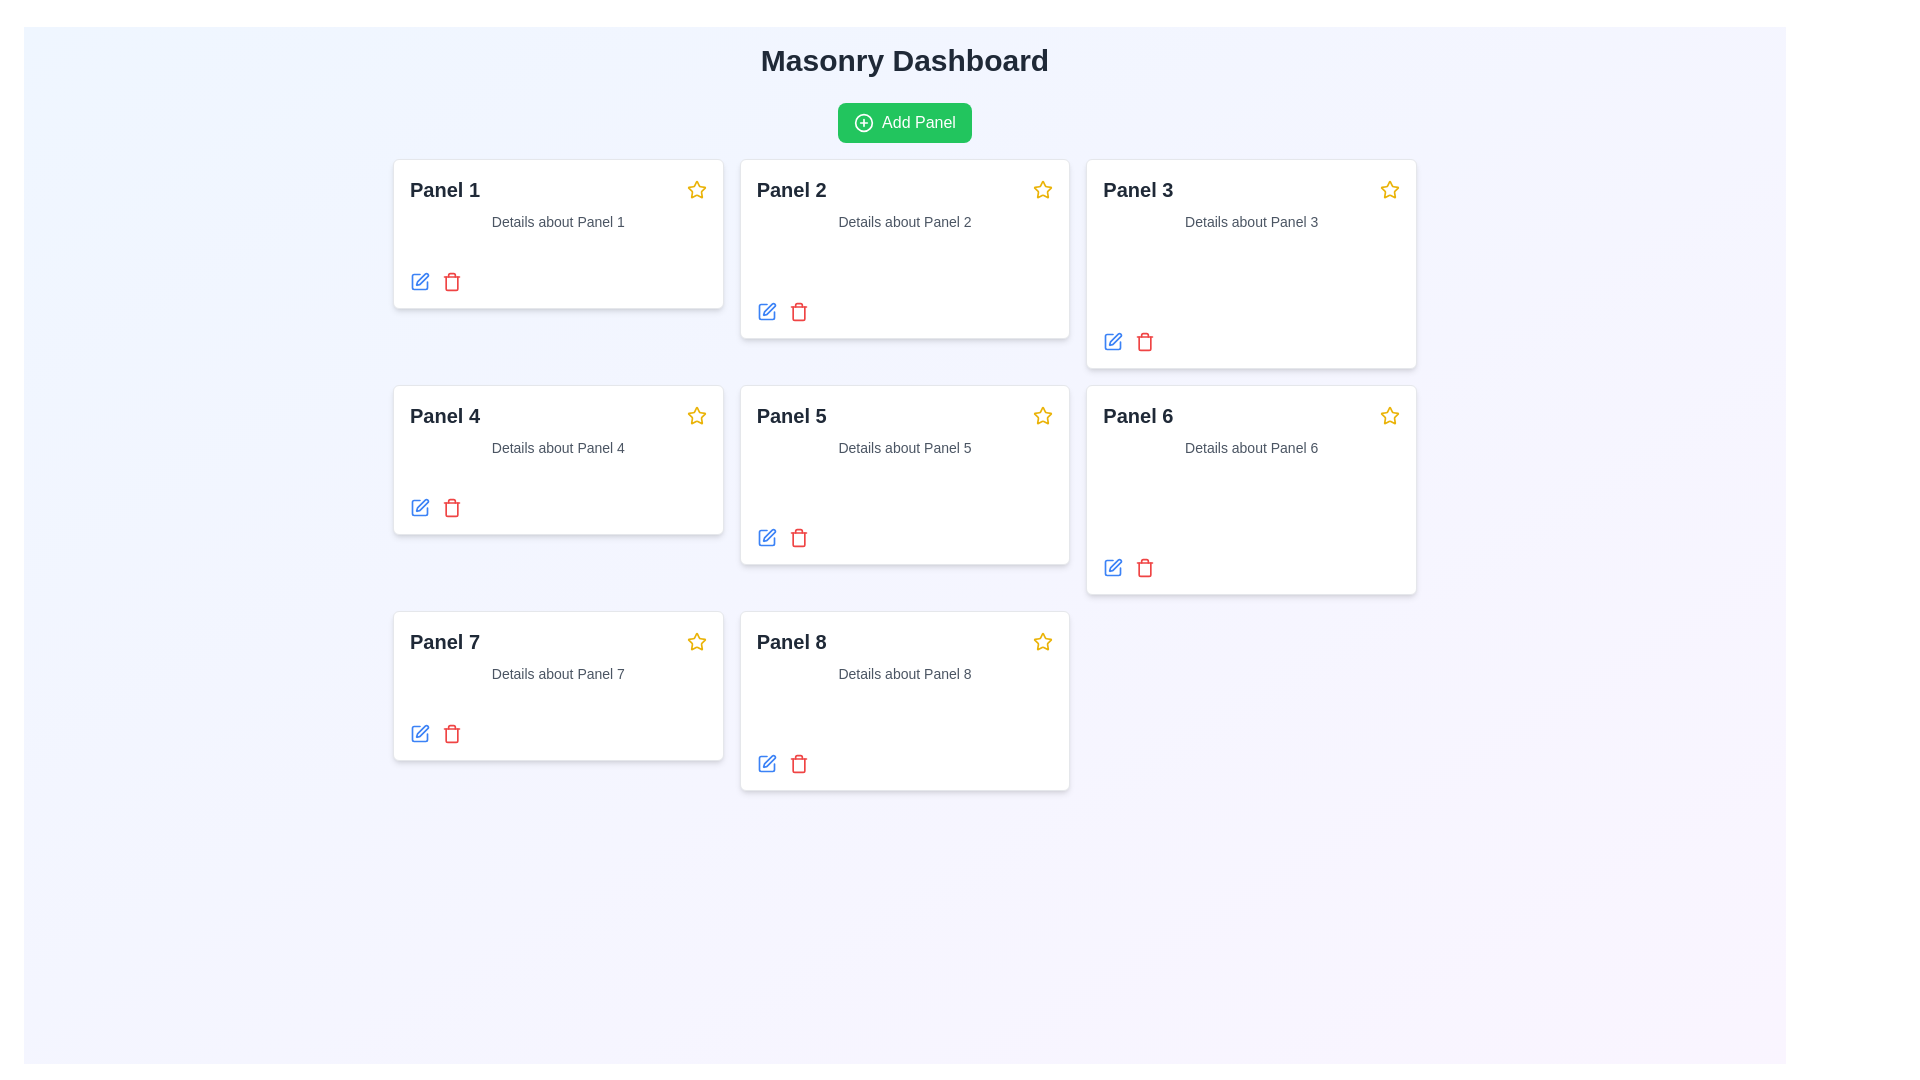 This screenshot has width=1920, height=1080. Describe the element at coordinates (558, 222) in the screenshot. I see `text block displaying 'Details about Panel 1', which is positioned below the title 'Panel 1' inside the first card in the top-left section of the grid layout` at that location.